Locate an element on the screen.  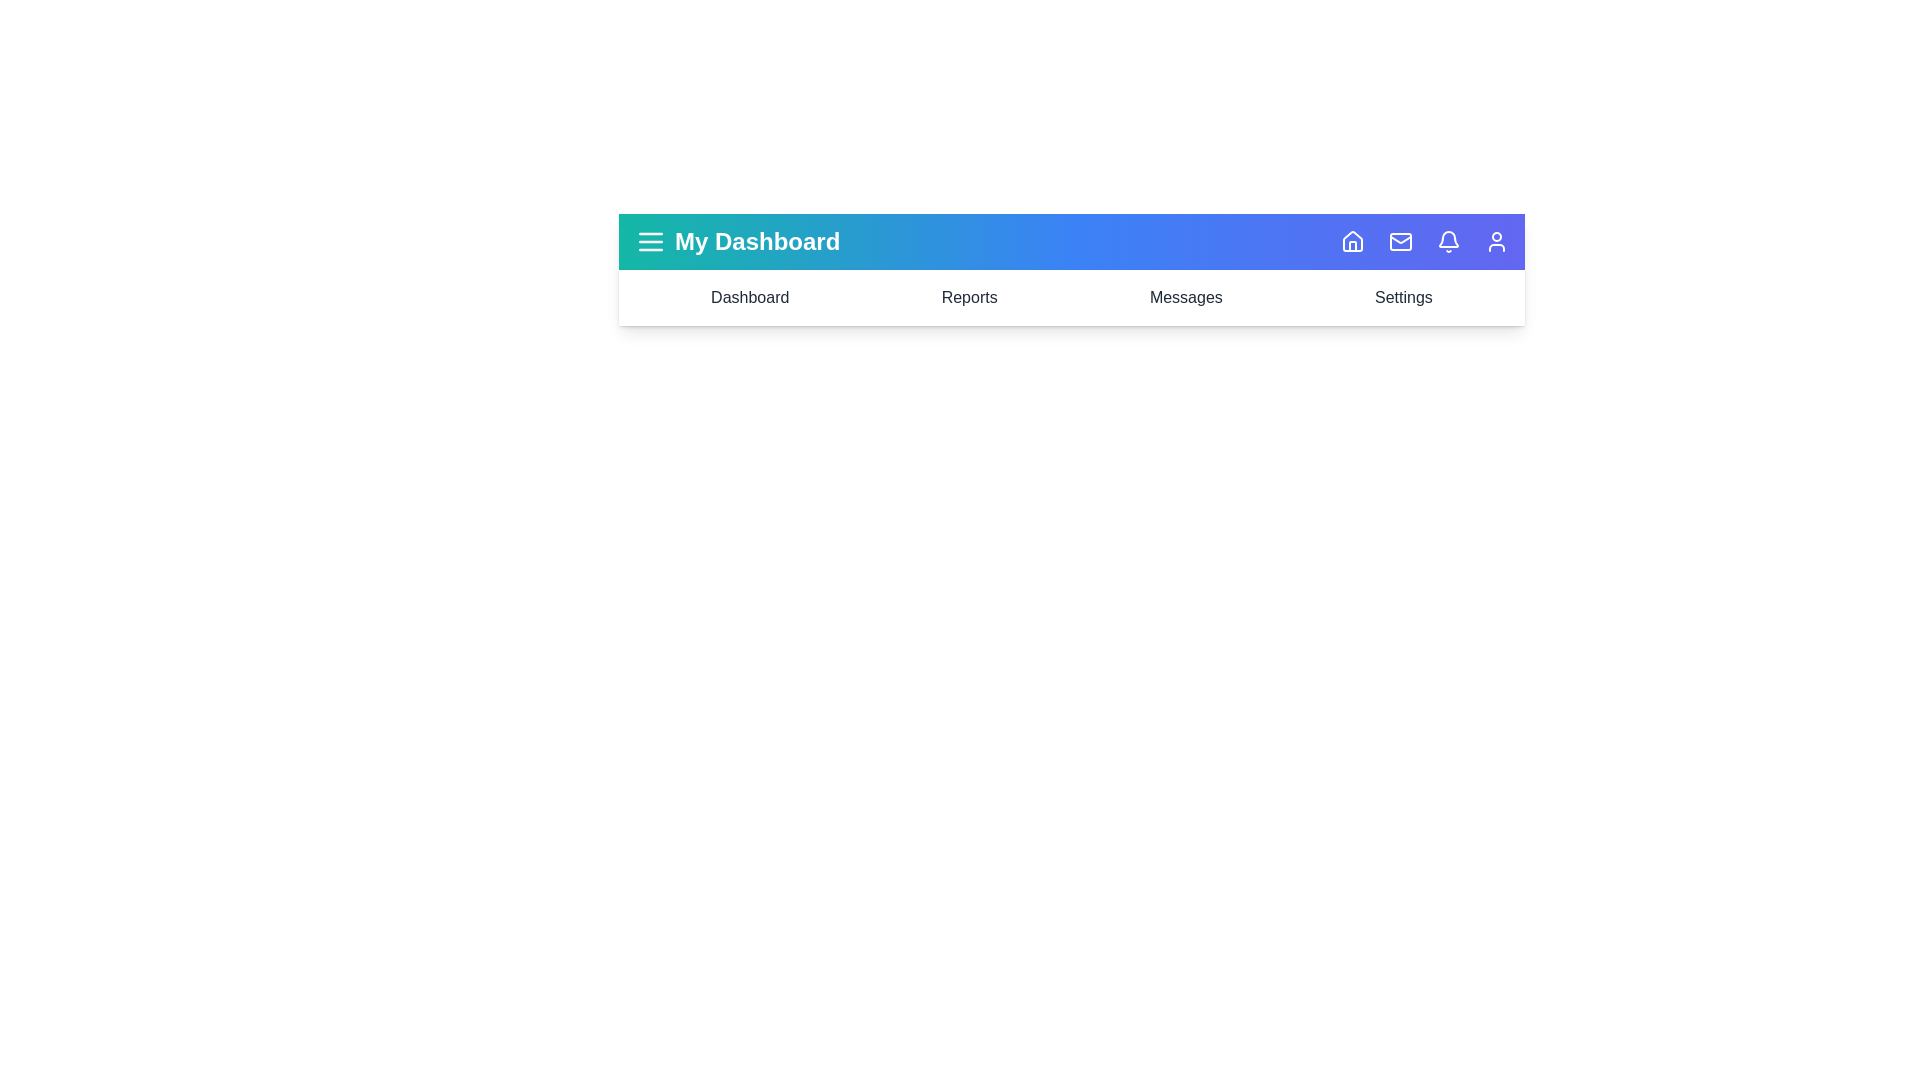
the navigation item Settings to highlight it is located at coordinates (1402, 297).